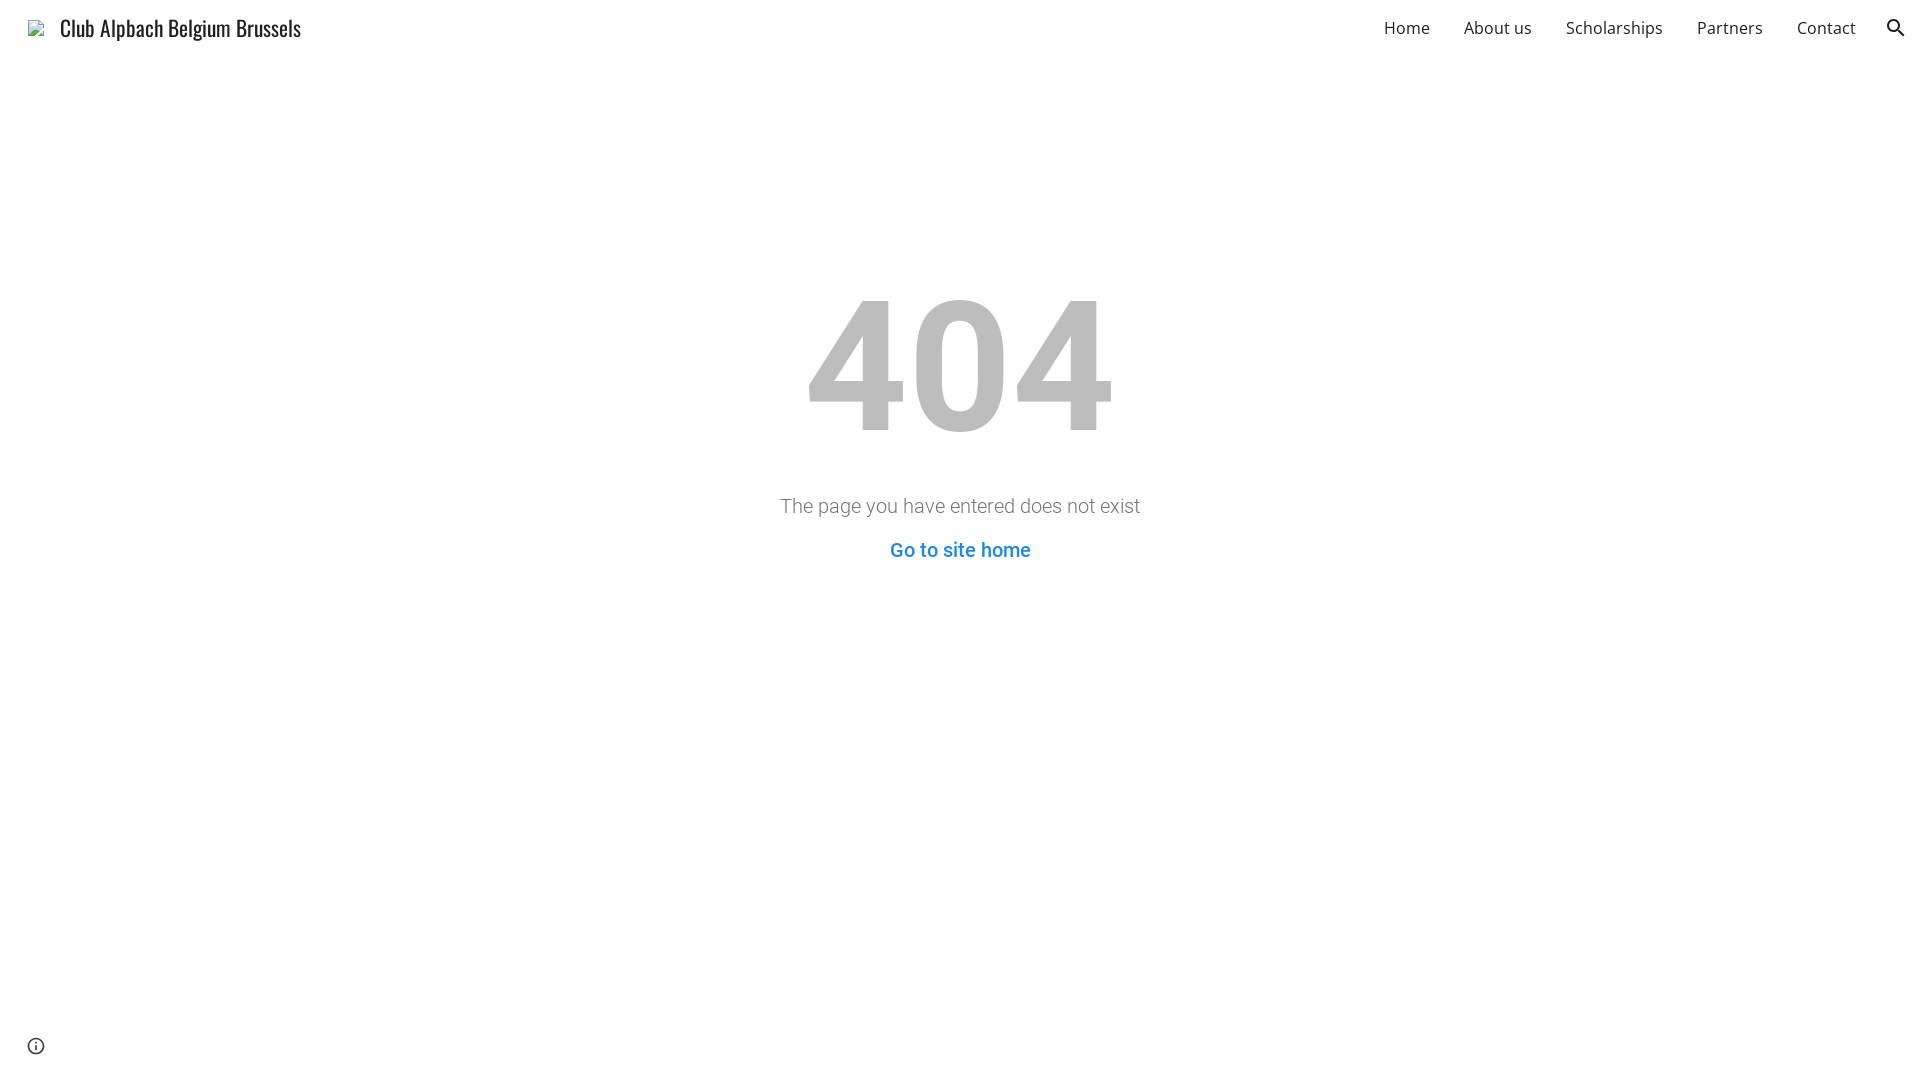 This screenshot has width=1920, height=1080. I want to click on 'About us', so click(1497, 27).